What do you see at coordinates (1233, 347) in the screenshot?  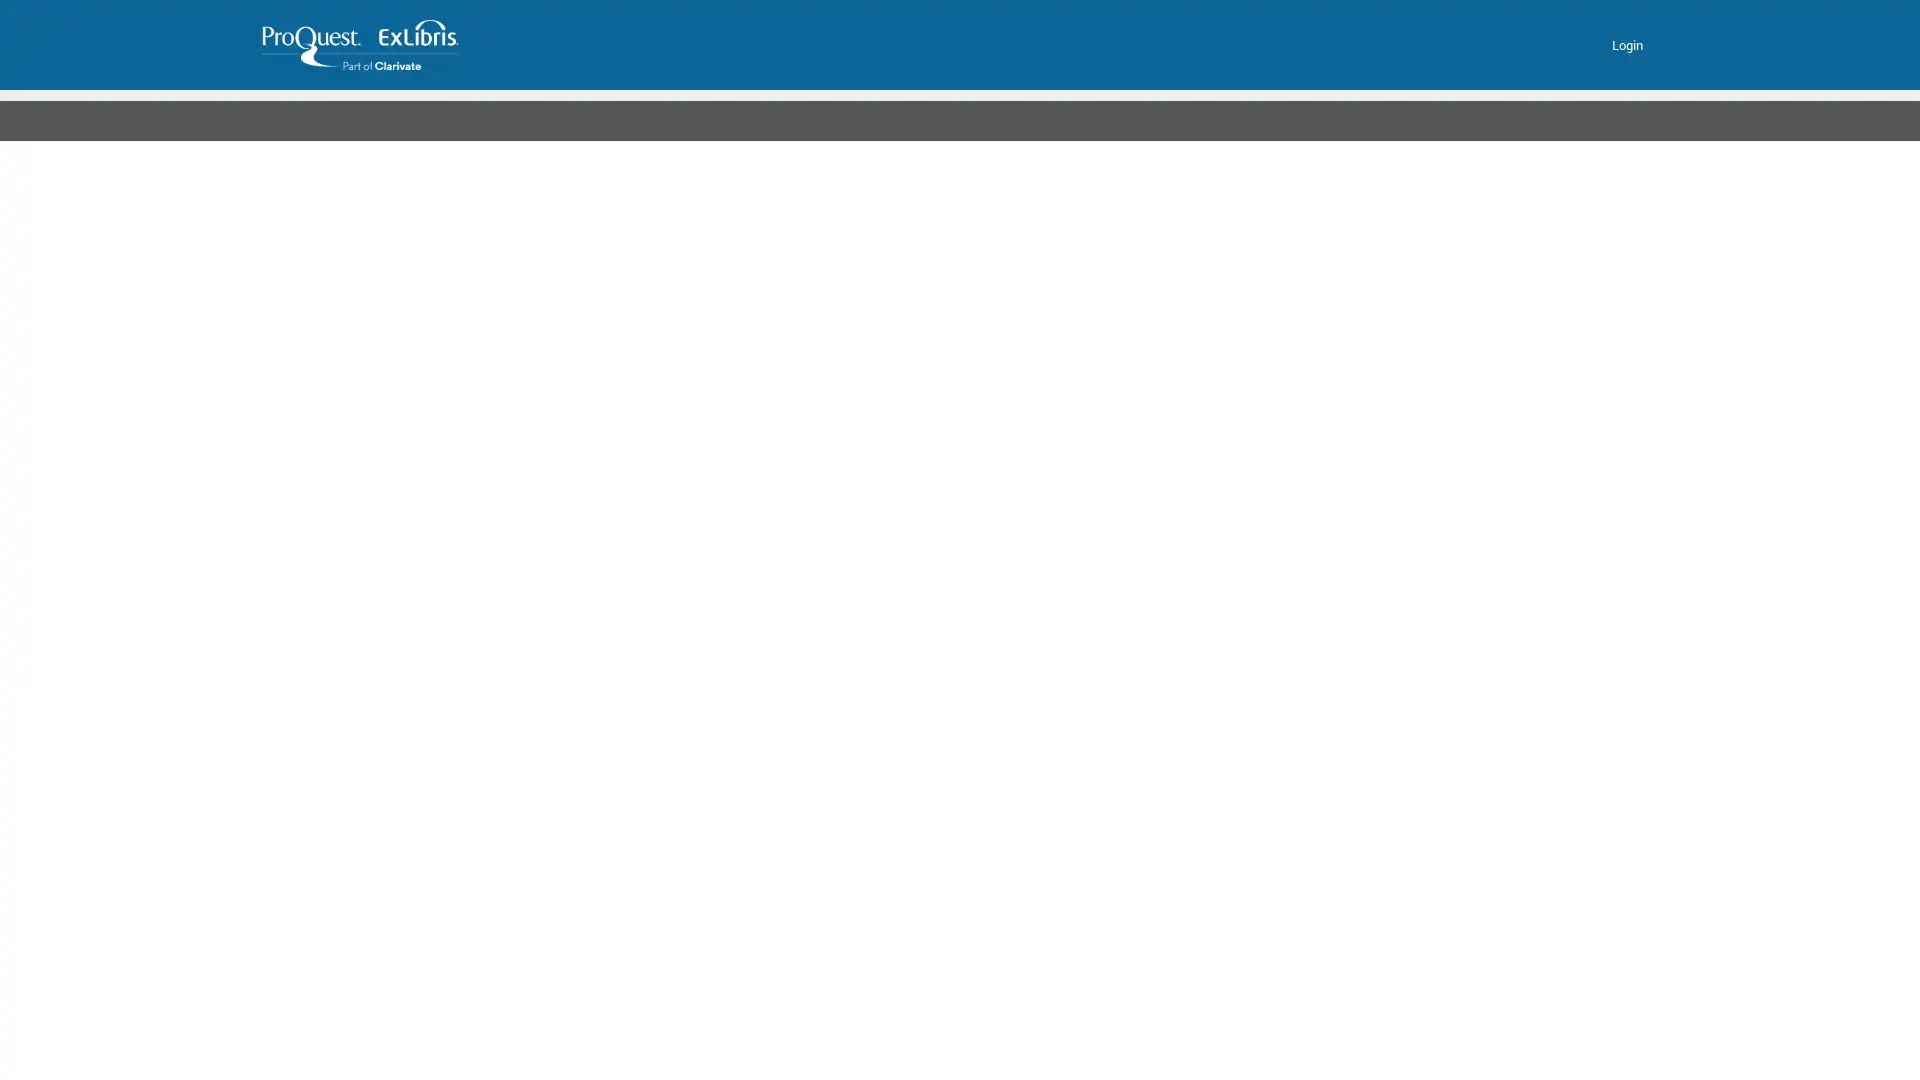 I see `Login` at bounding box center [1233, 347].